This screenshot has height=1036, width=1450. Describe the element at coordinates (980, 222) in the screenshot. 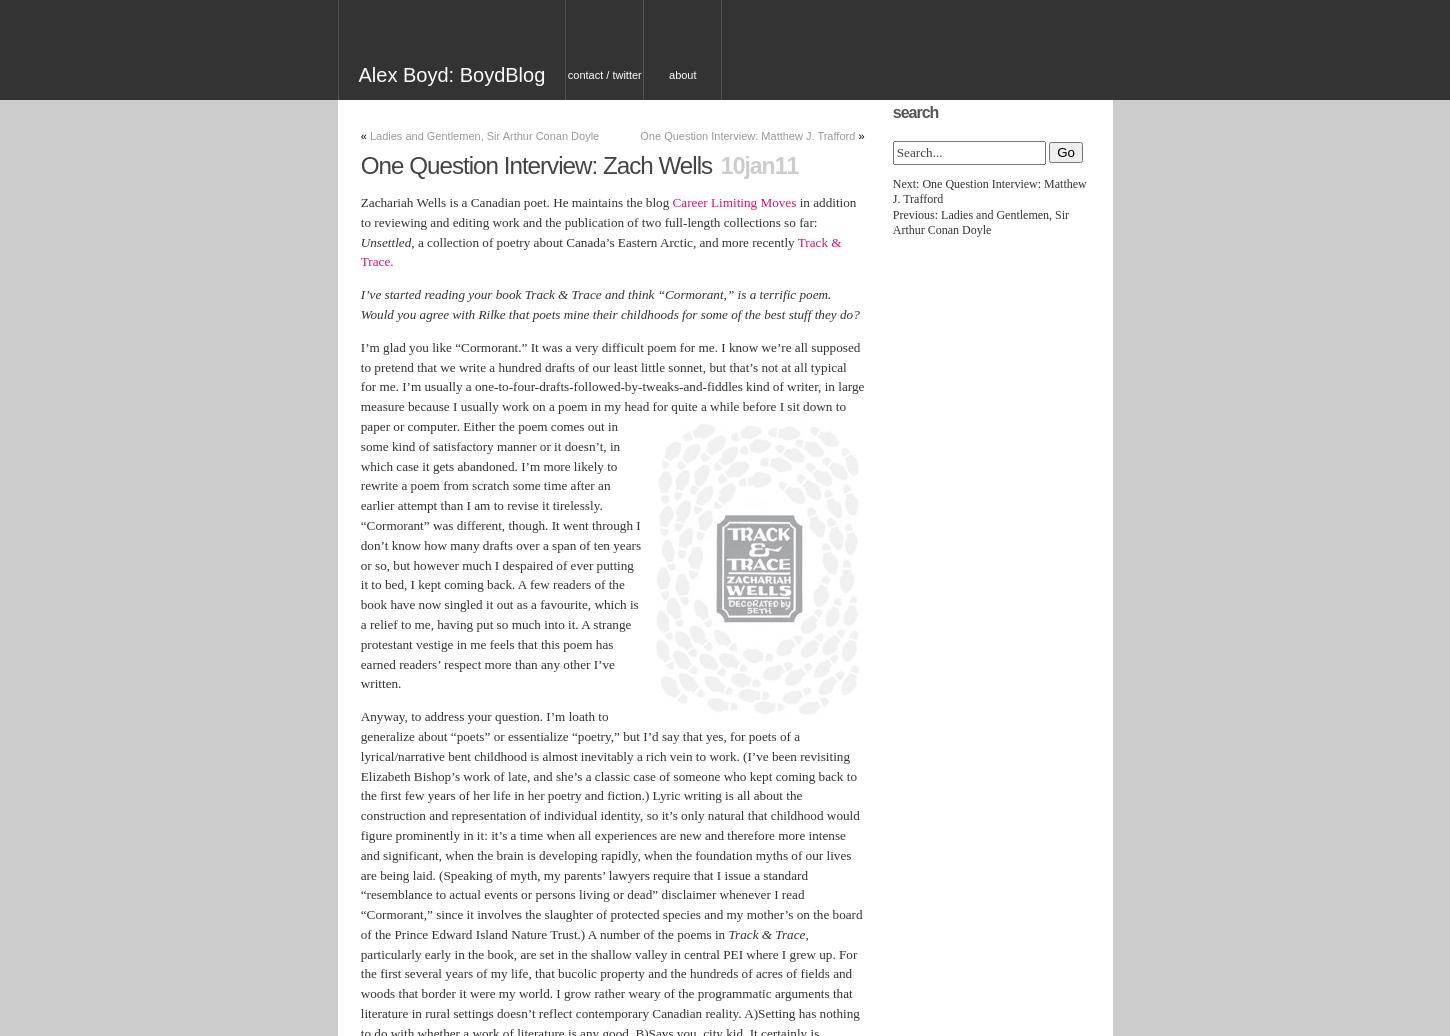

I see `'Previous: Ladies and Gentlemen, Sir Arthur Conan Doyle'` at that location.